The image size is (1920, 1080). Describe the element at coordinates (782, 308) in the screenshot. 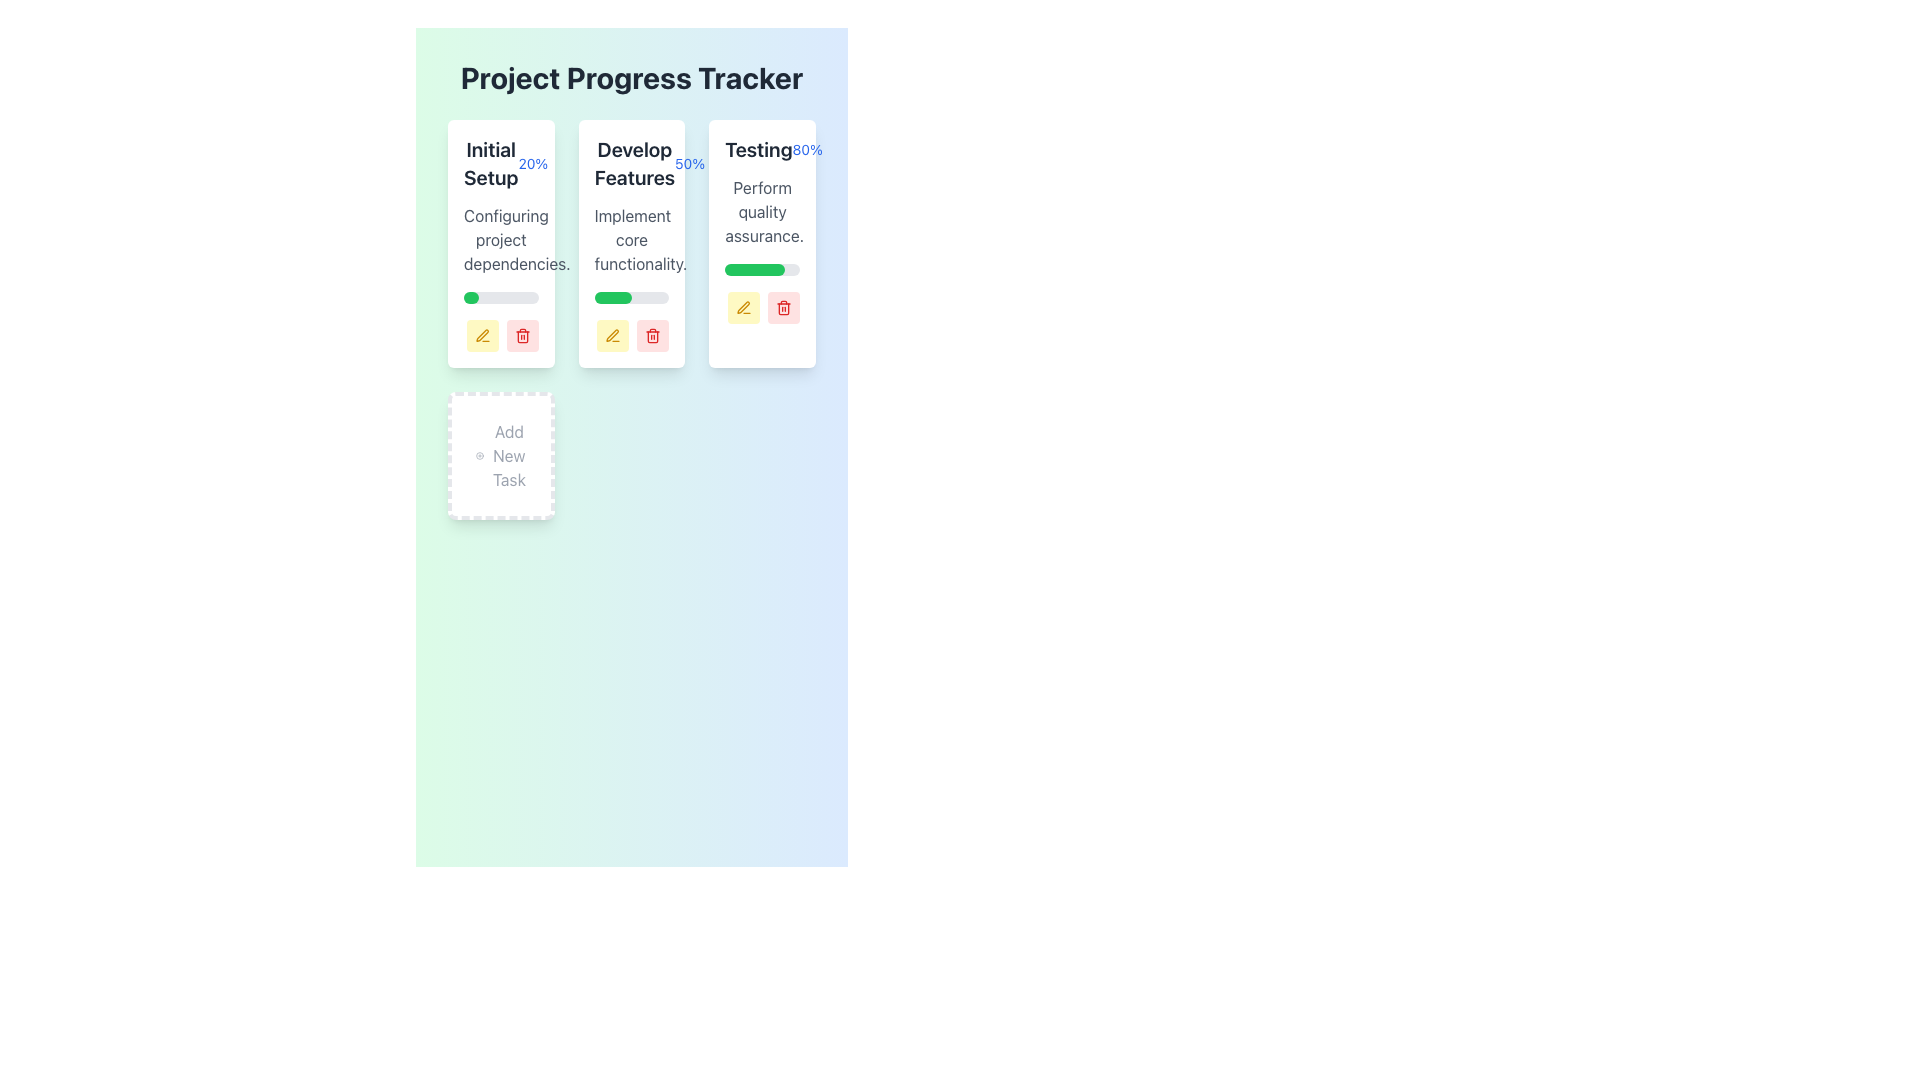

I see `the delete button located at the bottom right of the 'Testing' card in the progress tracker layout` at that location.